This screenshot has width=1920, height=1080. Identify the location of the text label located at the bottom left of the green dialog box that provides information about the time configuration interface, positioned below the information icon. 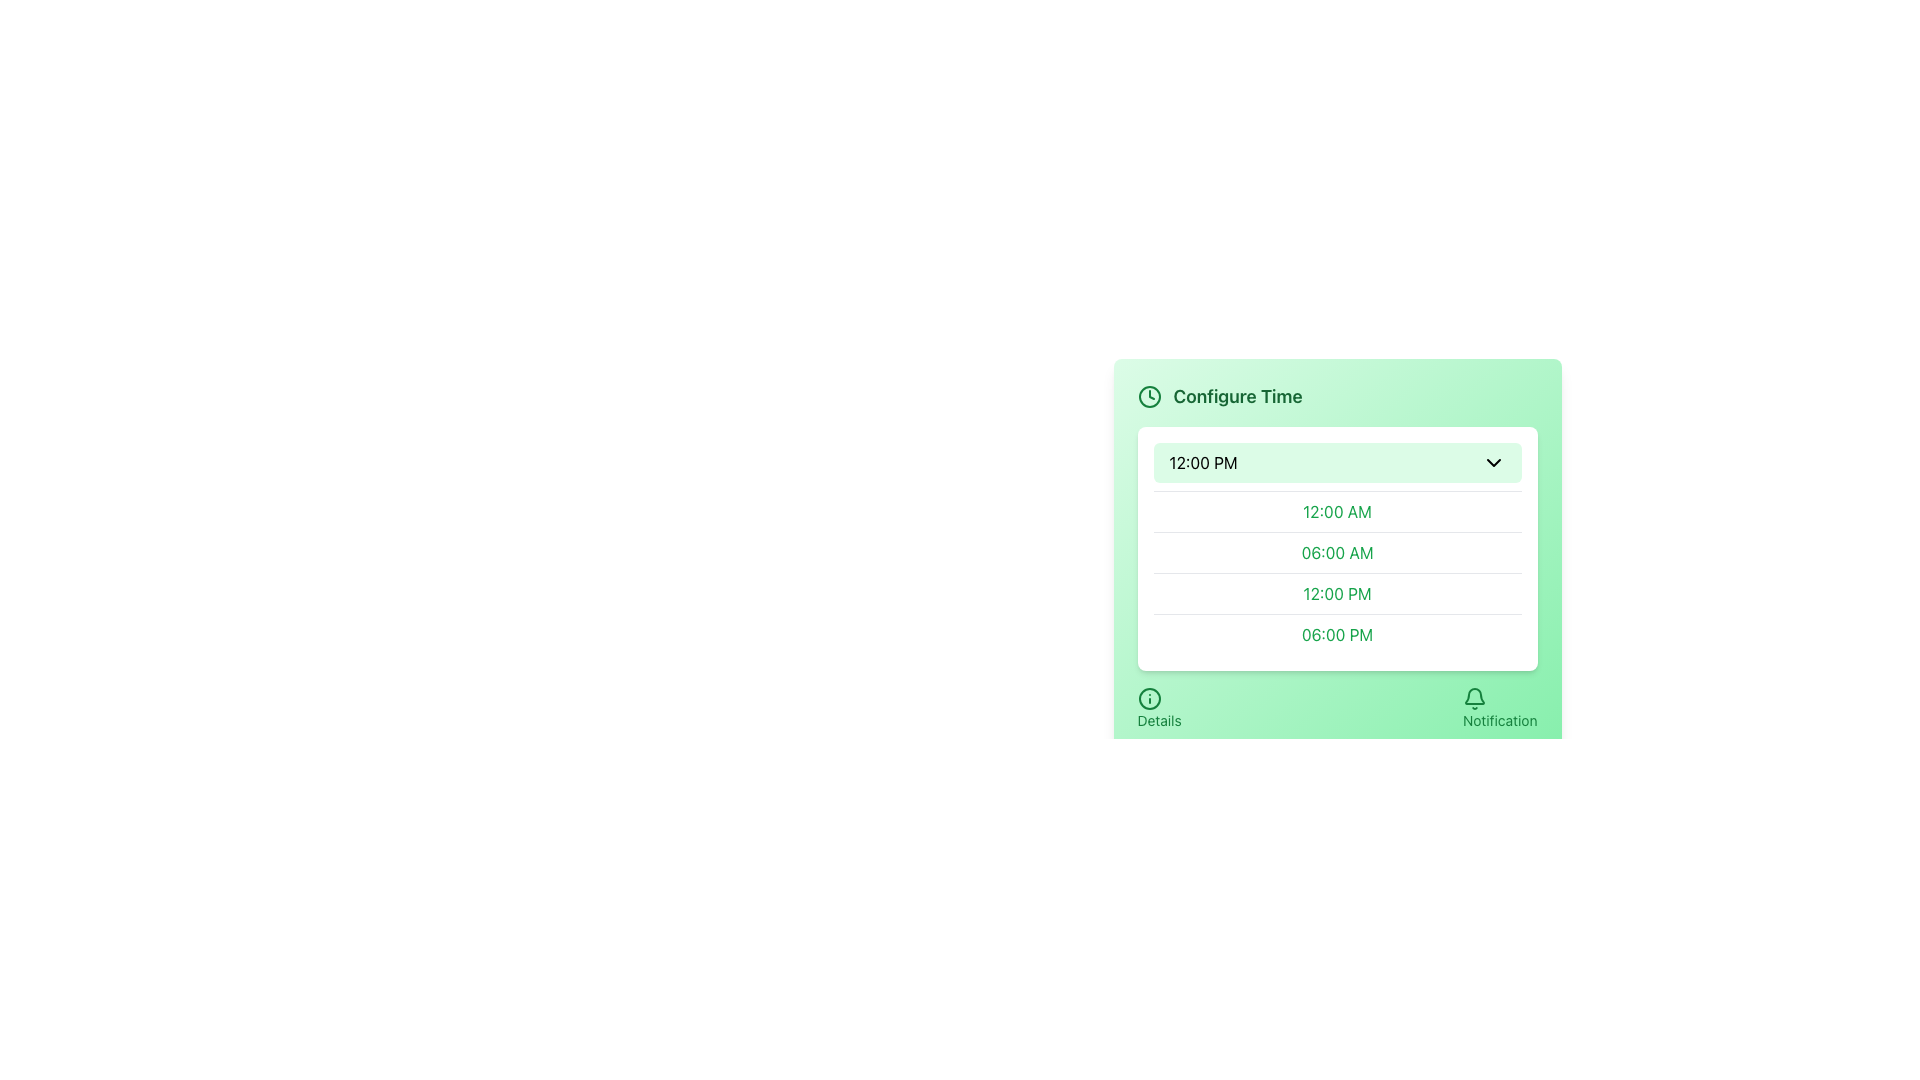
(1158, 721).